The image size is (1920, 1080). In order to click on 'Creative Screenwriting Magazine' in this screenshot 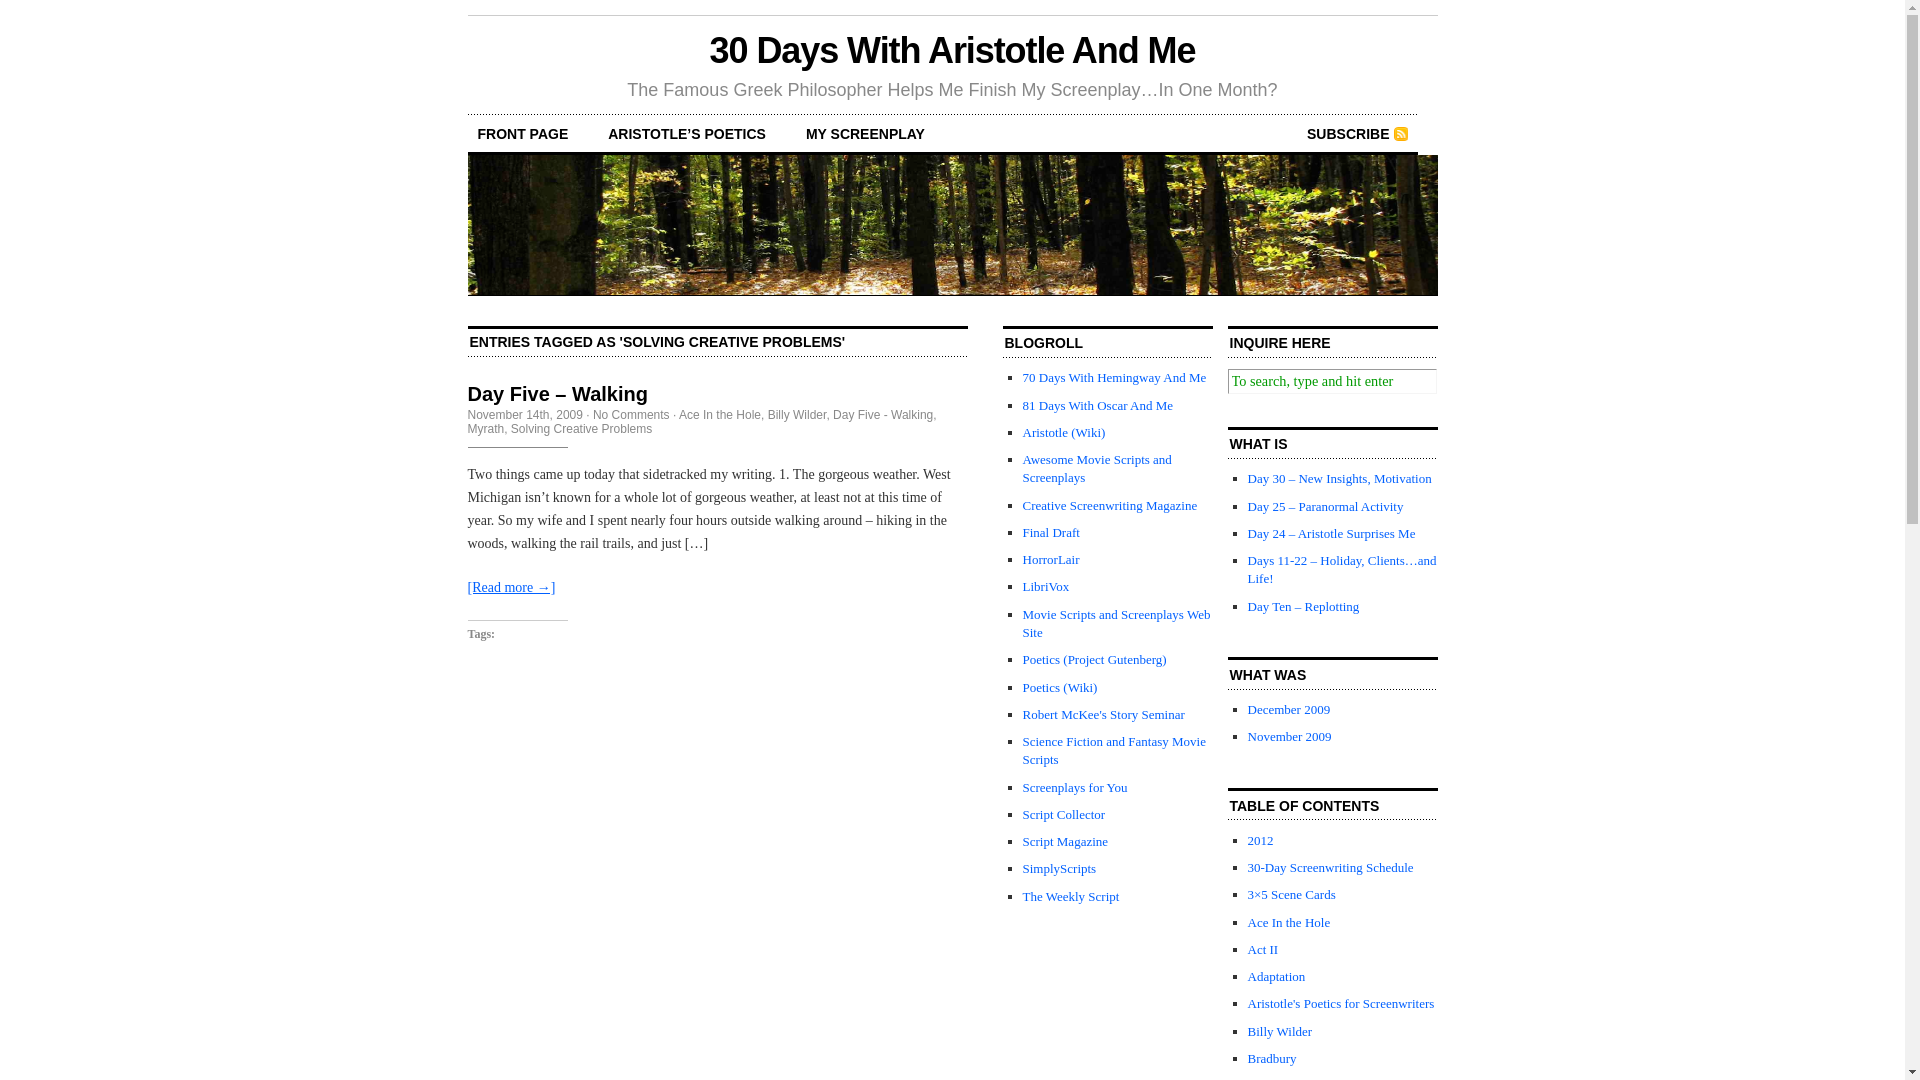, I will do `click(1108, 504)`.